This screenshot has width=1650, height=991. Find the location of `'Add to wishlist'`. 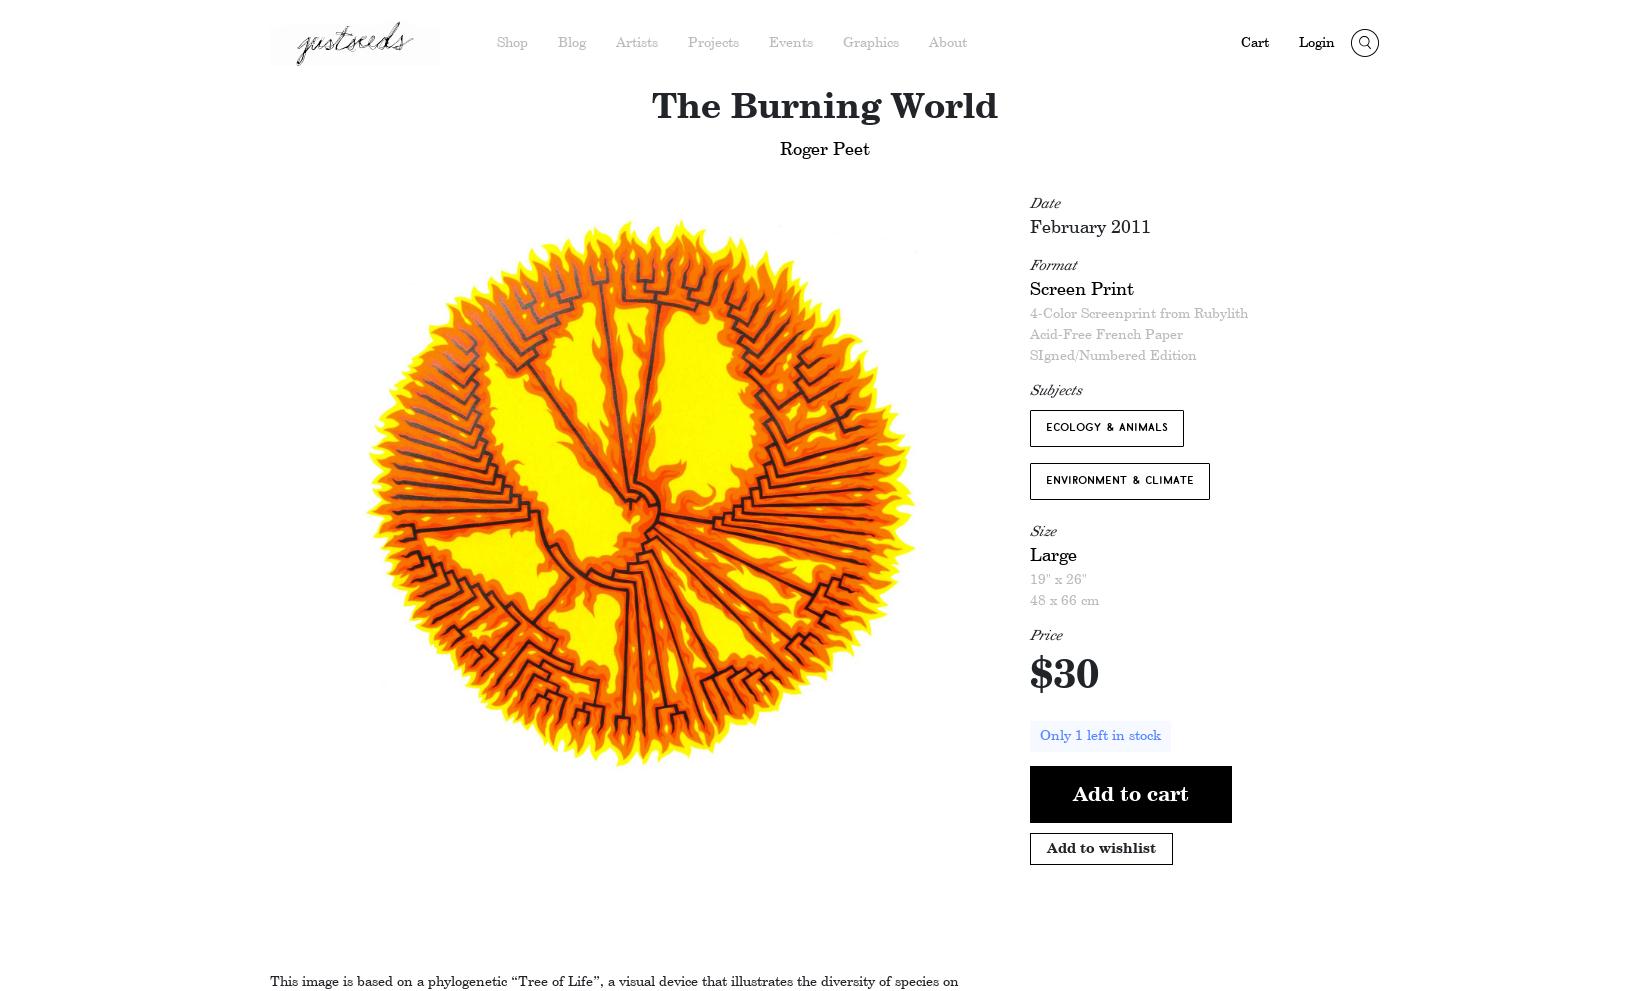

'Add to wishlist' is located at coordinates (1101, 846).